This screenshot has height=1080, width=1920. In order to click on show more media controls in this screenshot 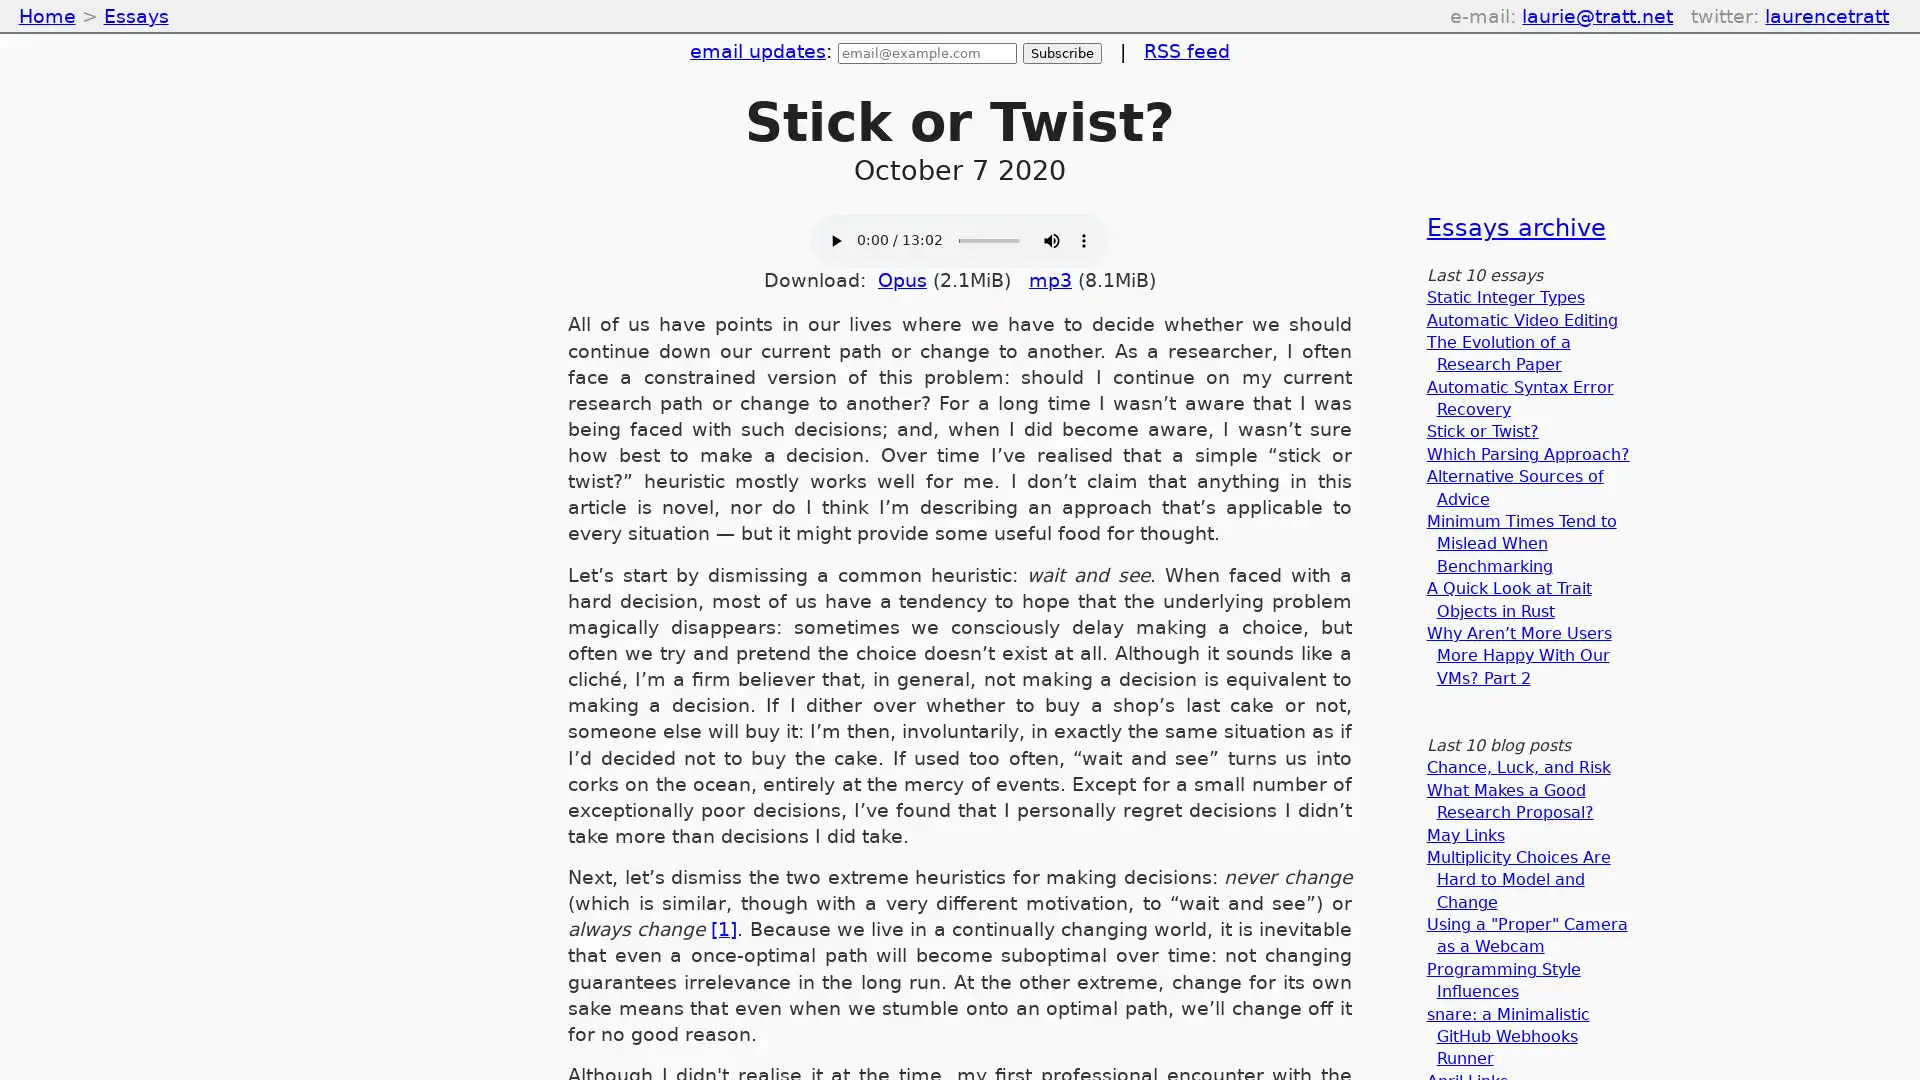, I will do `click(1082, 238)`.